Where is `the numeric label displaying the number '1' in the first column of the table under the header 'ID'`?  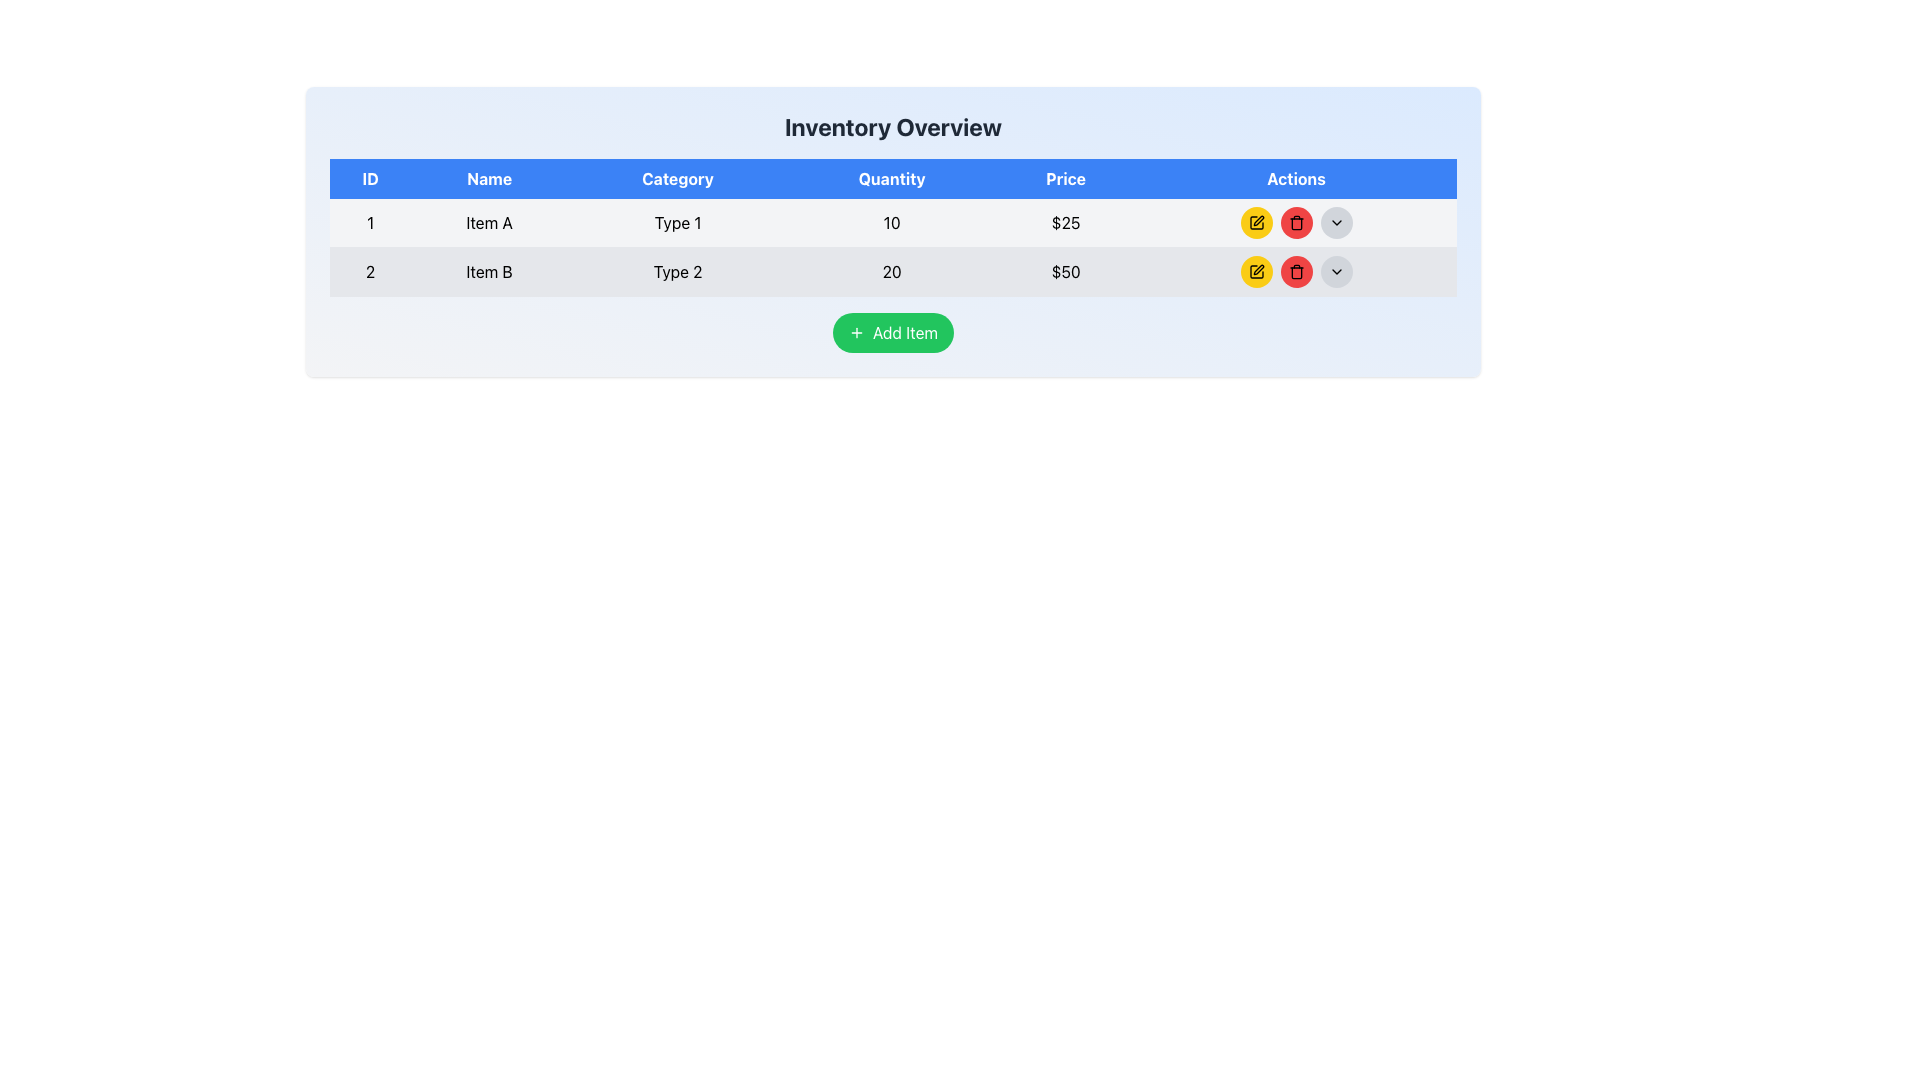 the numeric label displaying the number '1' in the first column of the table under the header 'ID' is located at coordinates (370, 223).